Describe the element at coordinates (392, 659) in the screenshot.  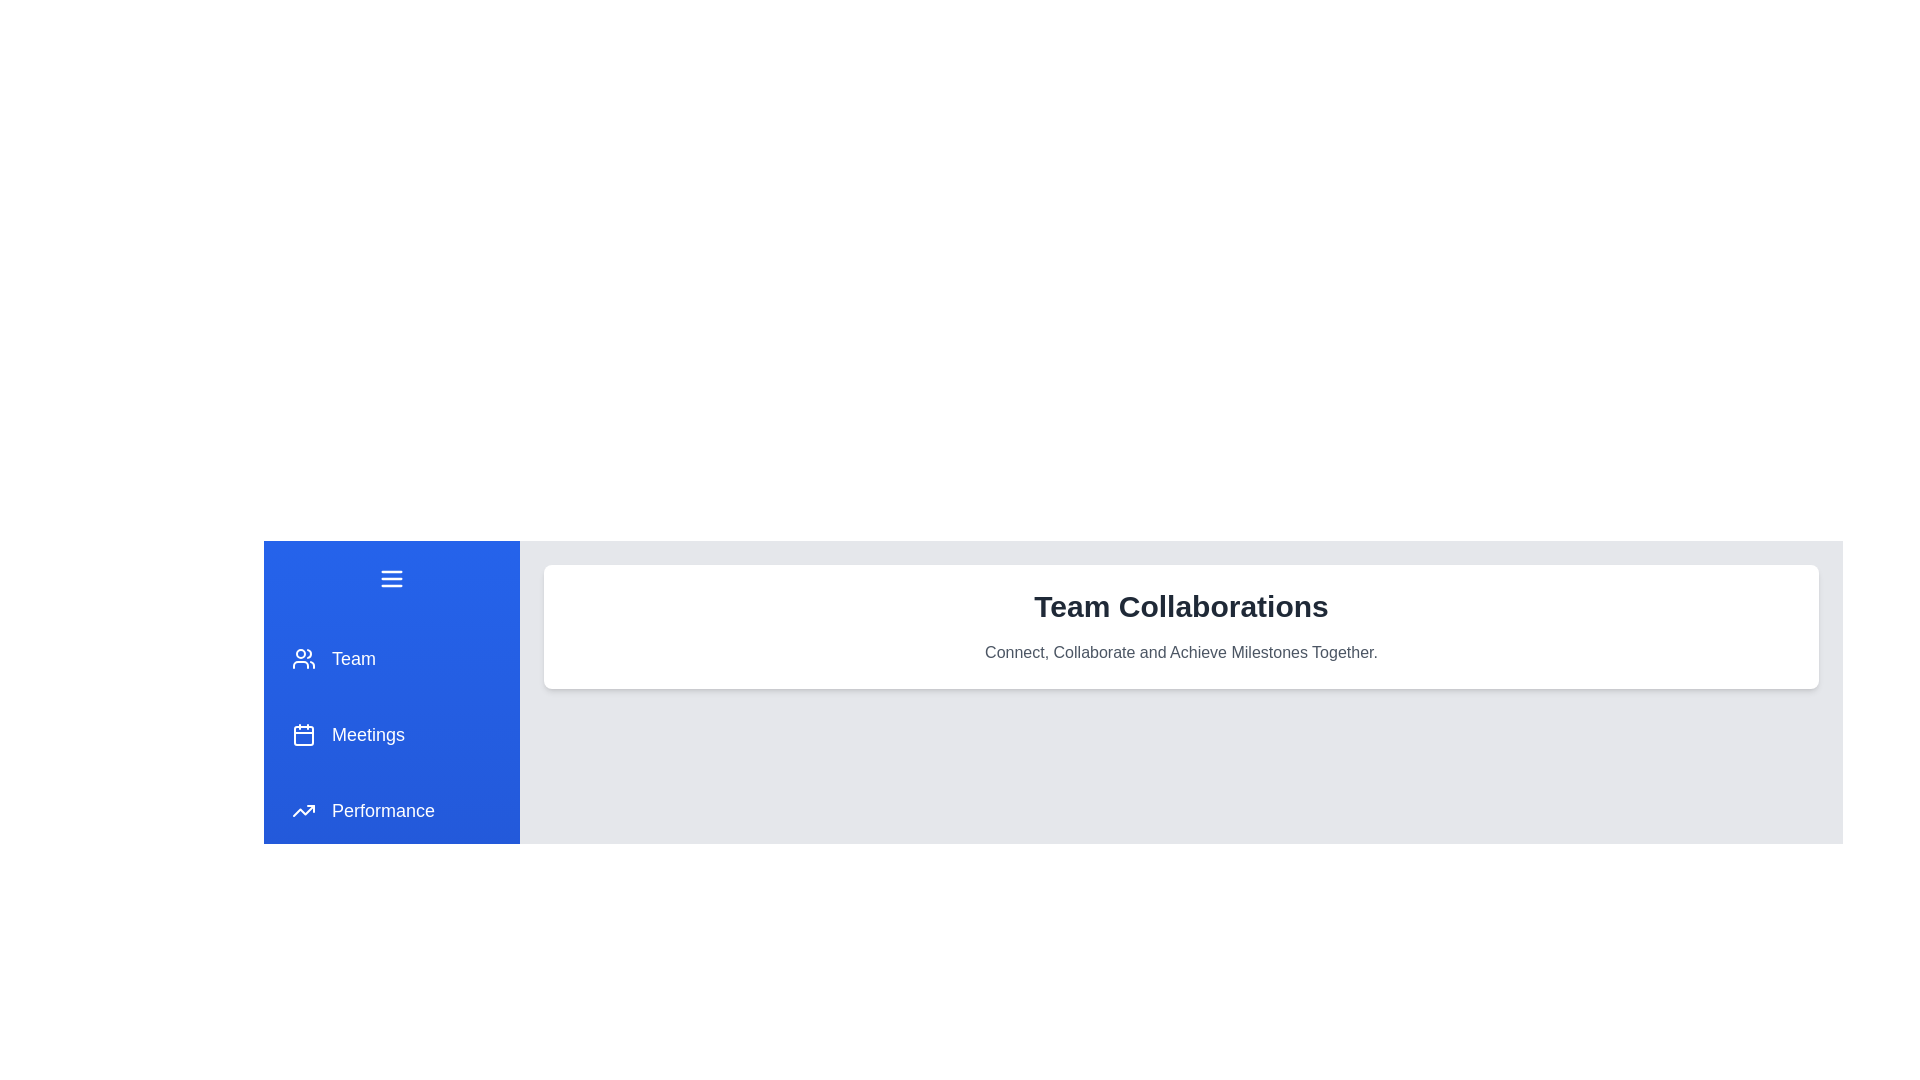
I see `the menu item Team from the drawer` at that location.